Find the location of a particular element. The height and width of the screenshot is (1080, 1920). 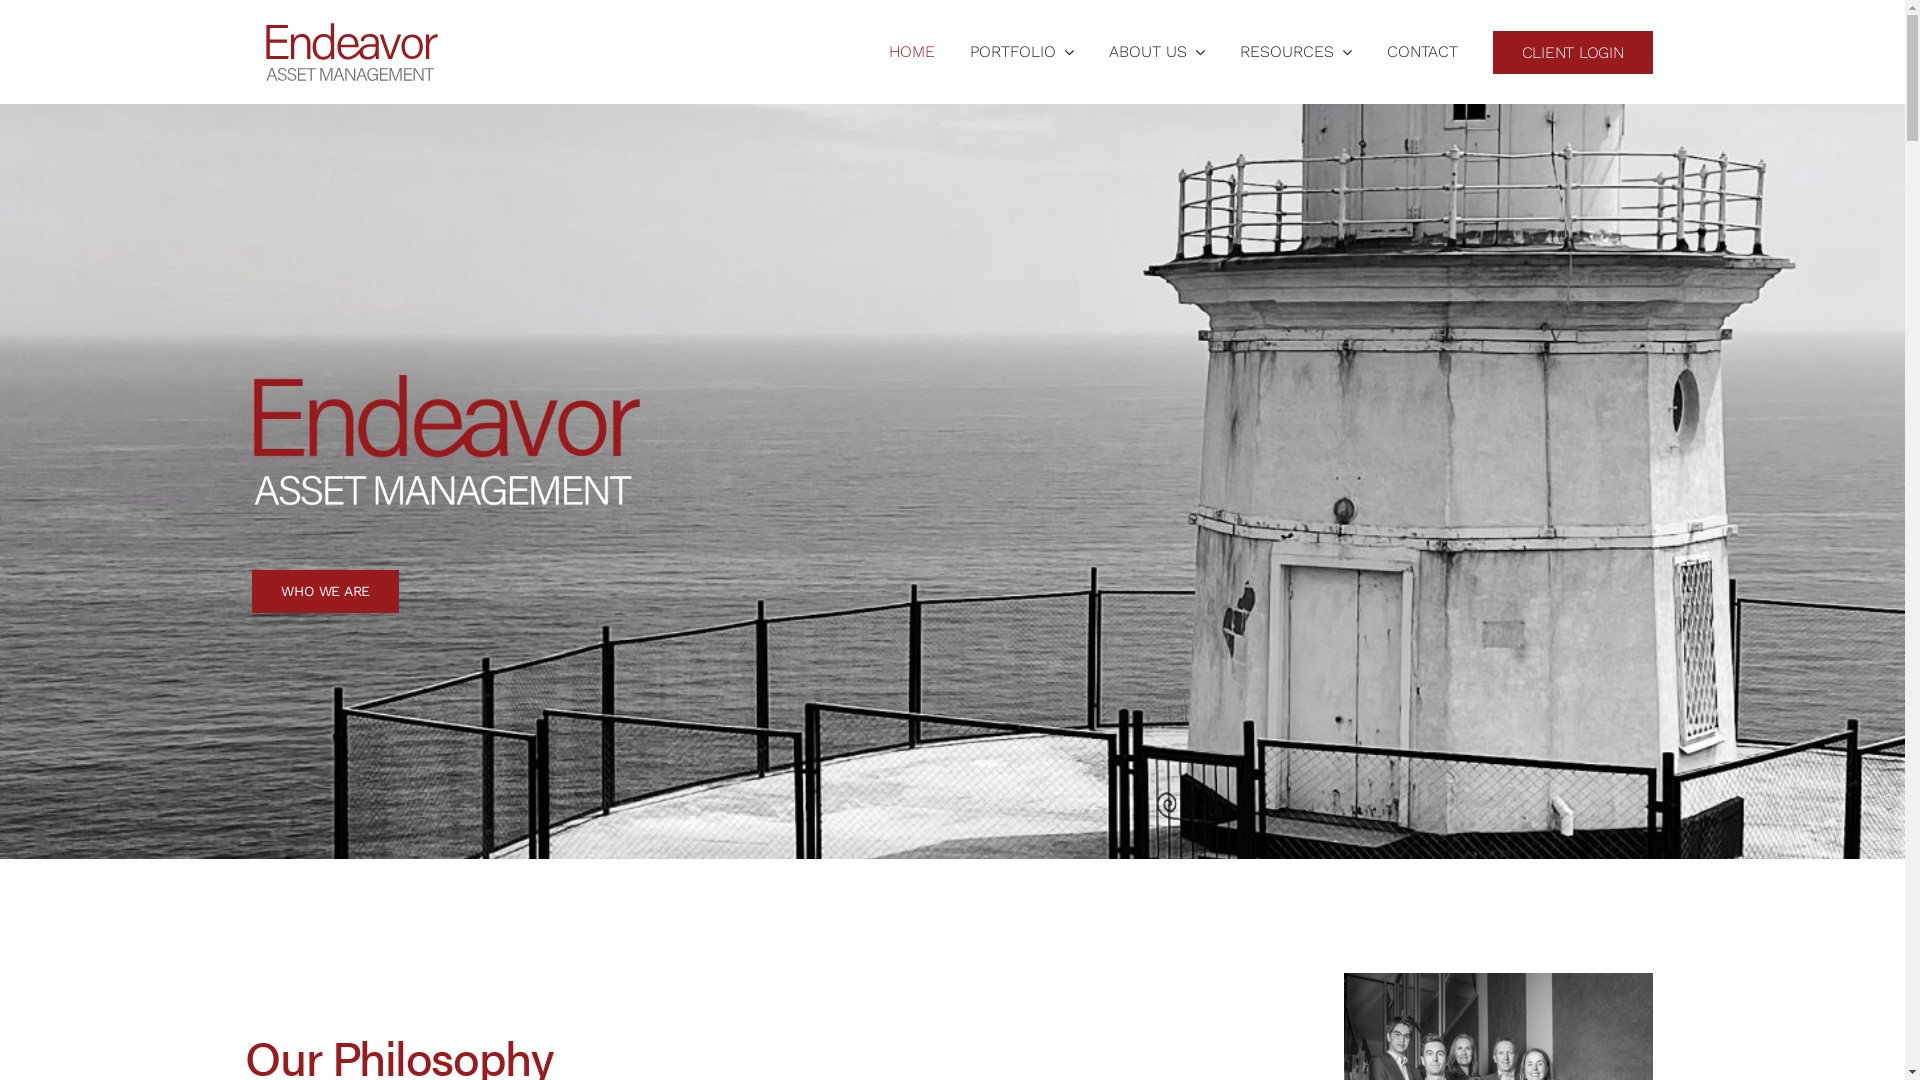

'RESOURCES' is located at coordinates (1296, 50).